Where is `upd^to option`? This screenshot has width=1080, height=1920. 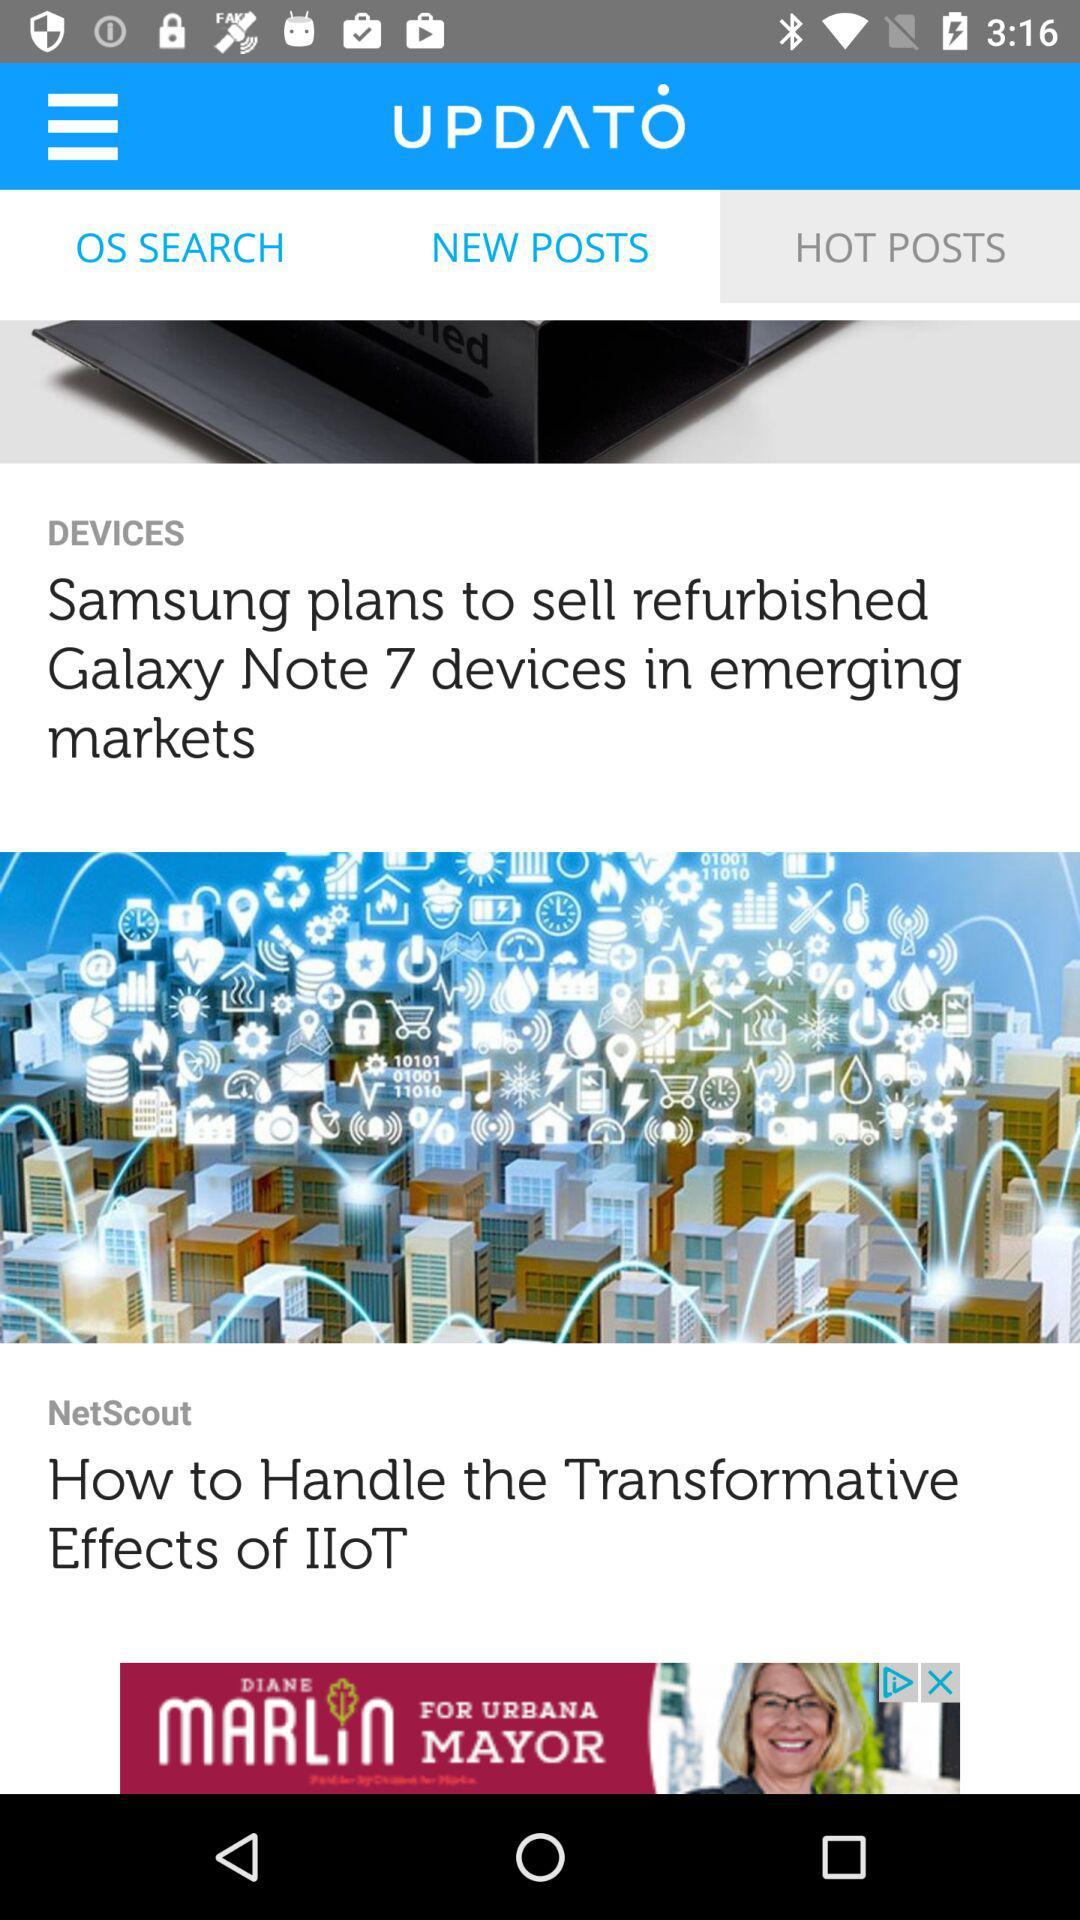 upd^to option is located at coordinates (538, 124).